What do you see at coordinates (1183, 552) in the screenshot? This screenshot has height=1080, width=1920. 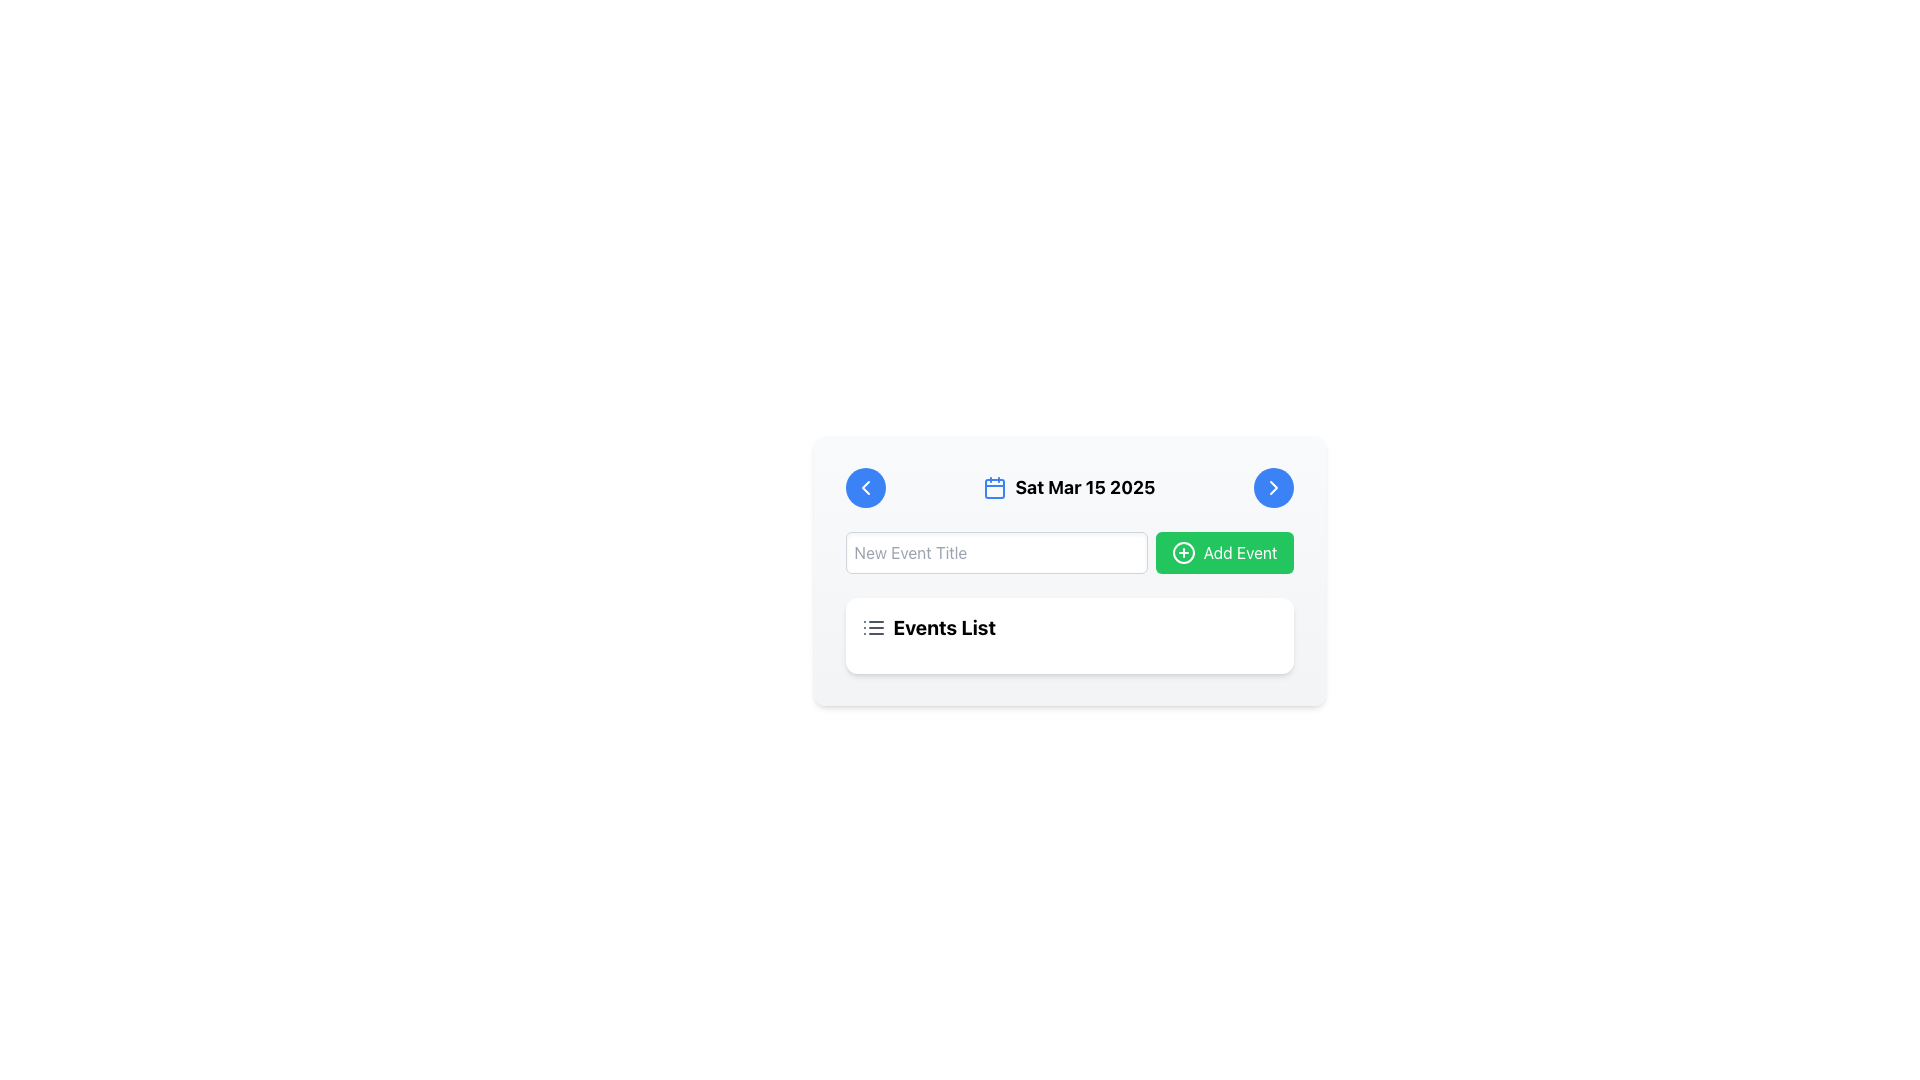 I see `the SVG circle element that visually indicates the 'add' action functionality for the 'Add Event' button, located to the right of the 'New Event Title' input field` at bounding box center [1183, 552].